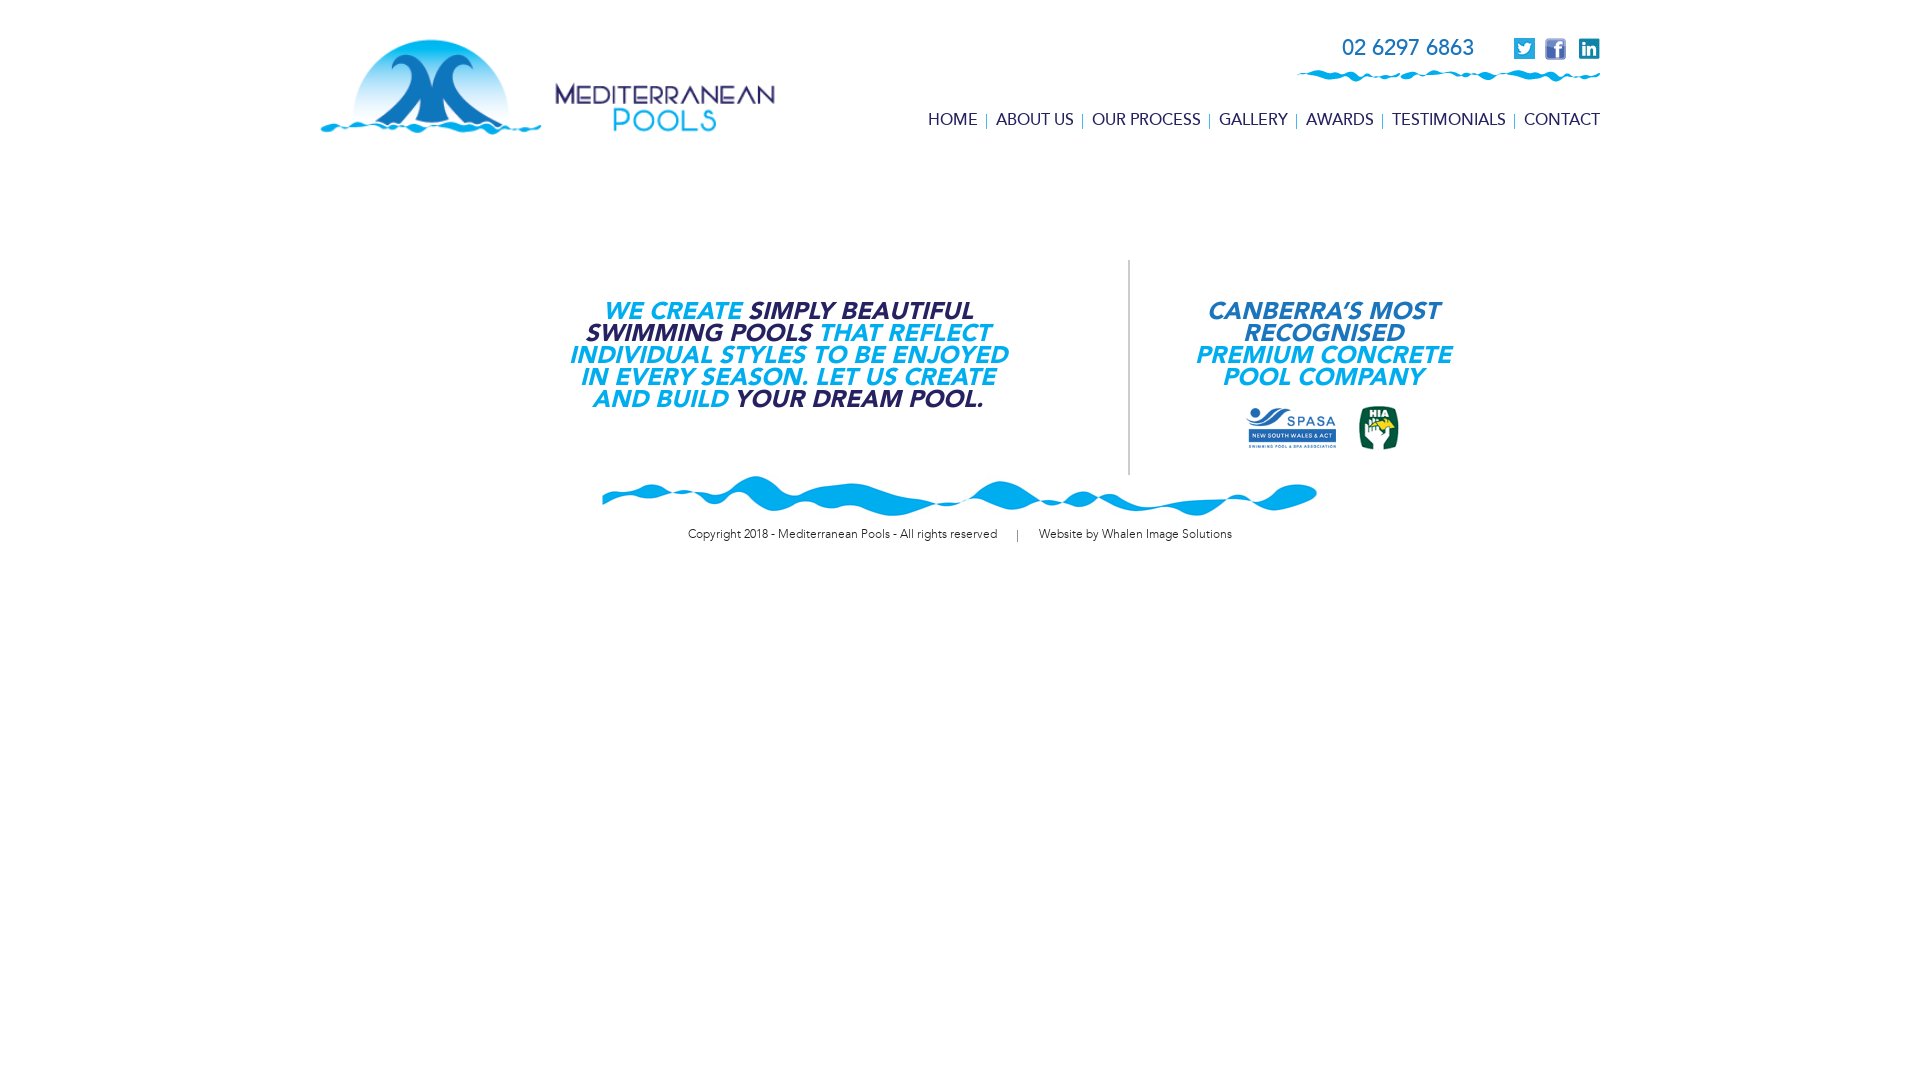 The width and height of the screenshot is (1920, 1080). What do you see at coordinates (1406, 47) in the screenshot?
I see `'02 6297 6863'` at bounding box center [1406, 47].